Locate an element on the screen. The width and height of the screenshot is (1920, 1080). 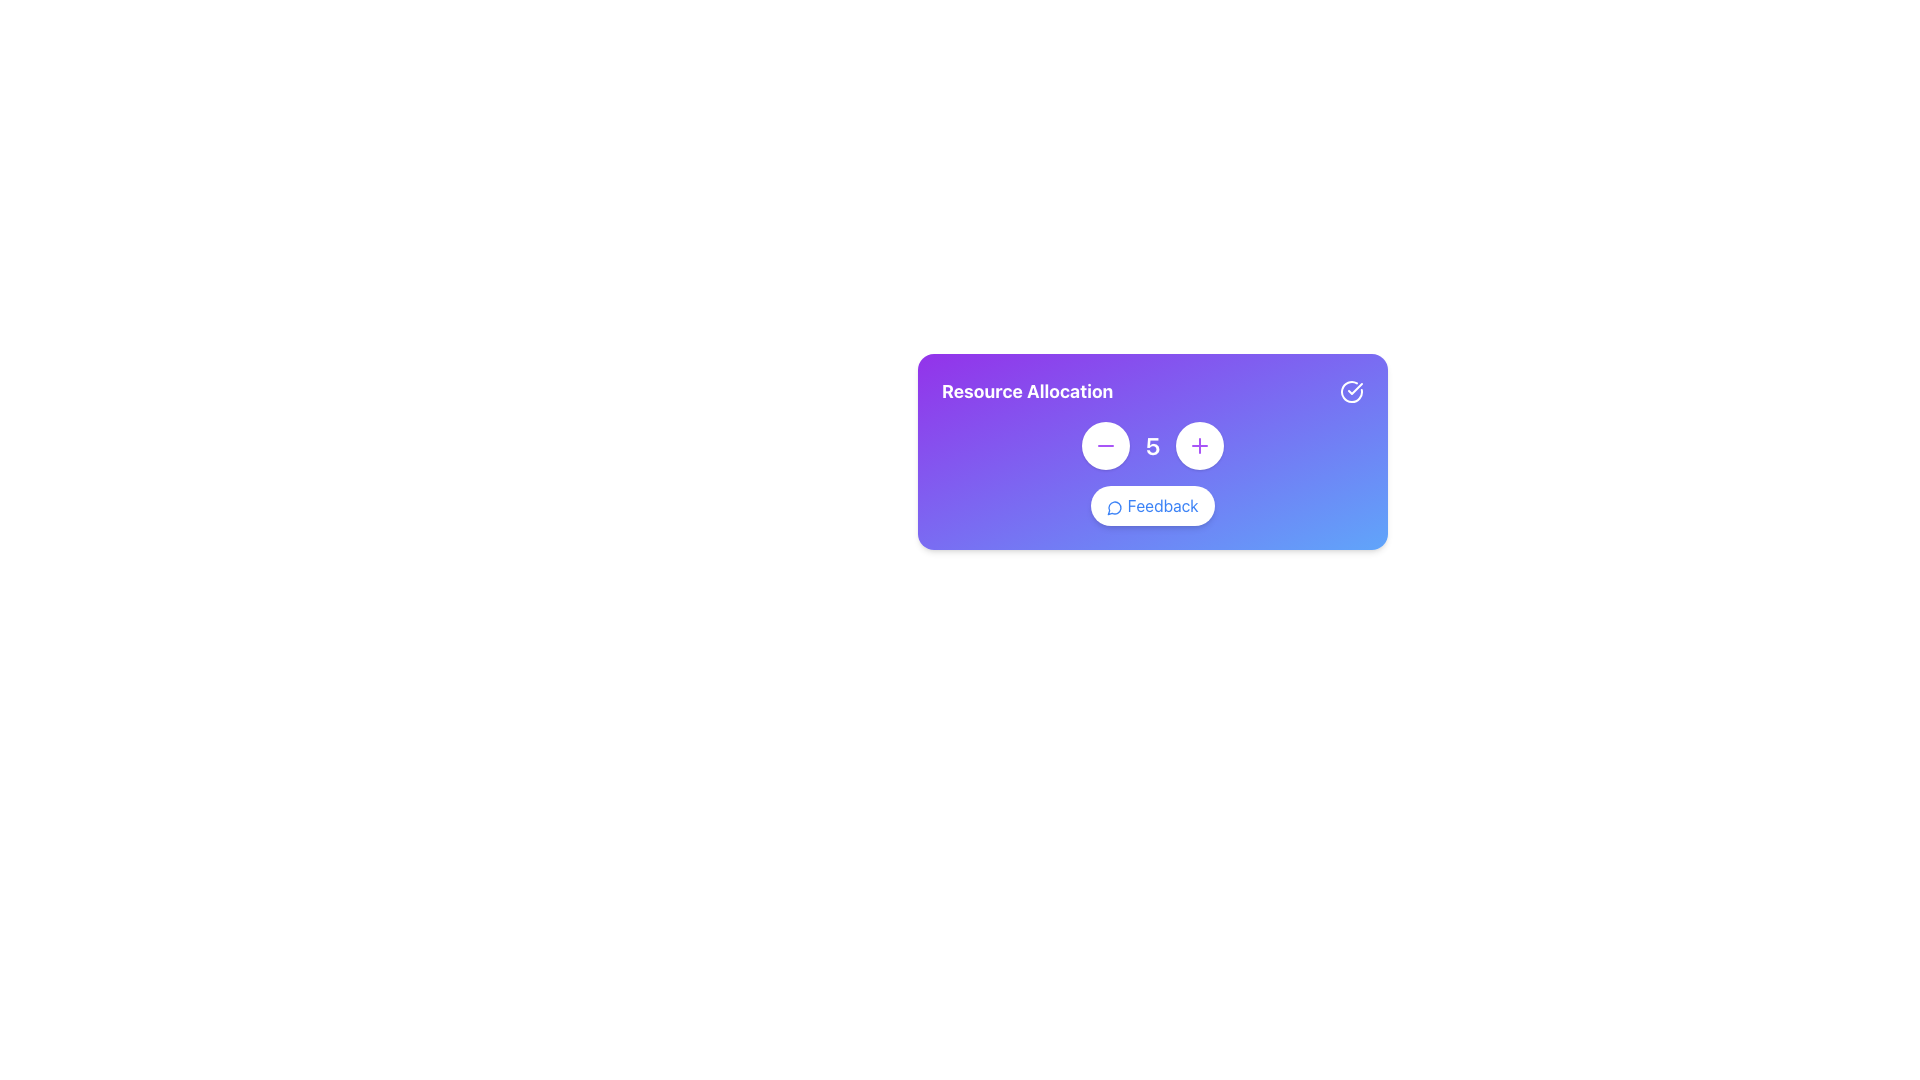
the 'Feedback' button, which is a light blue button with white text and a chat bubble icon, located at the center-bottom of the 'Resource Allocation' card is located at coordinates (1152, 523).